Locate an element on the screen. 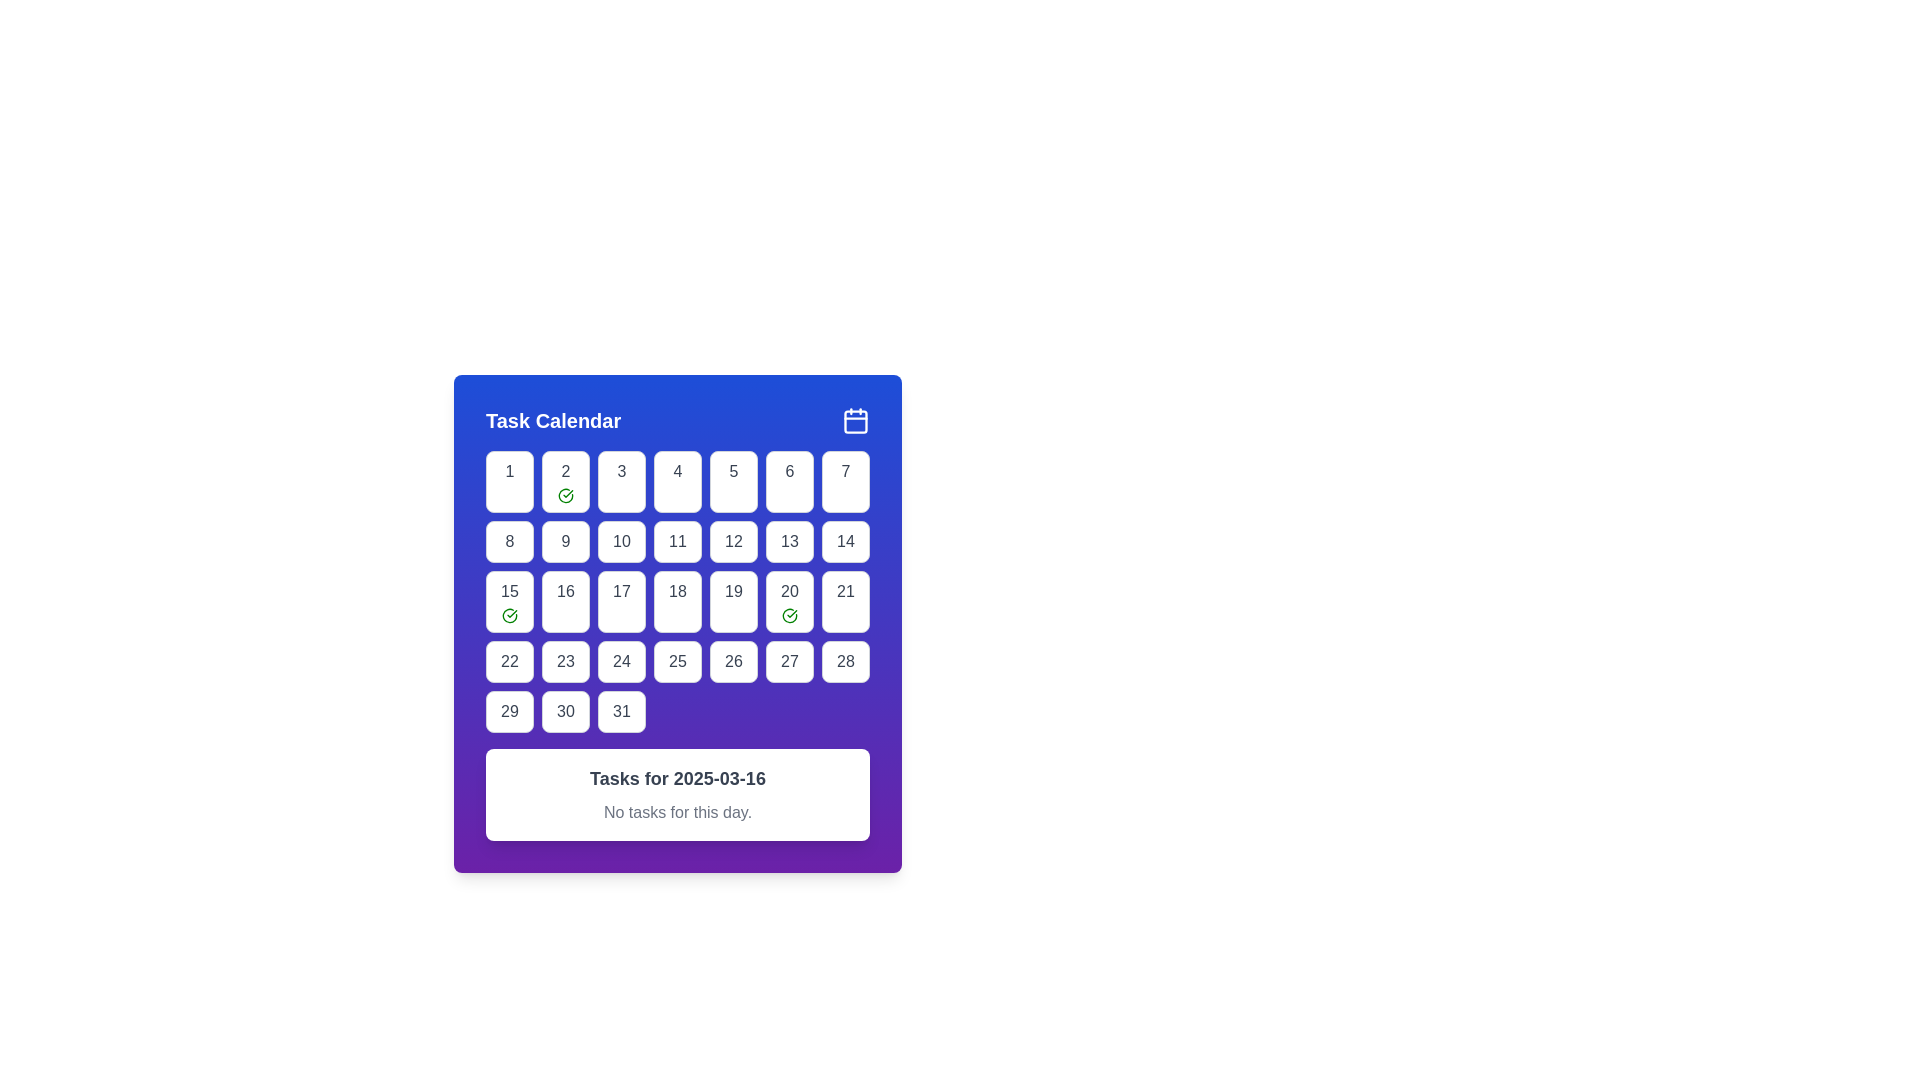 Image resolution: width=1920 pixels, height=1080 pixels. the numeral '7' in the calendar interface, which is styled with a medium-weight font in gray and is located inside a square white button with rounded corners is located at coordinates (845, 471).